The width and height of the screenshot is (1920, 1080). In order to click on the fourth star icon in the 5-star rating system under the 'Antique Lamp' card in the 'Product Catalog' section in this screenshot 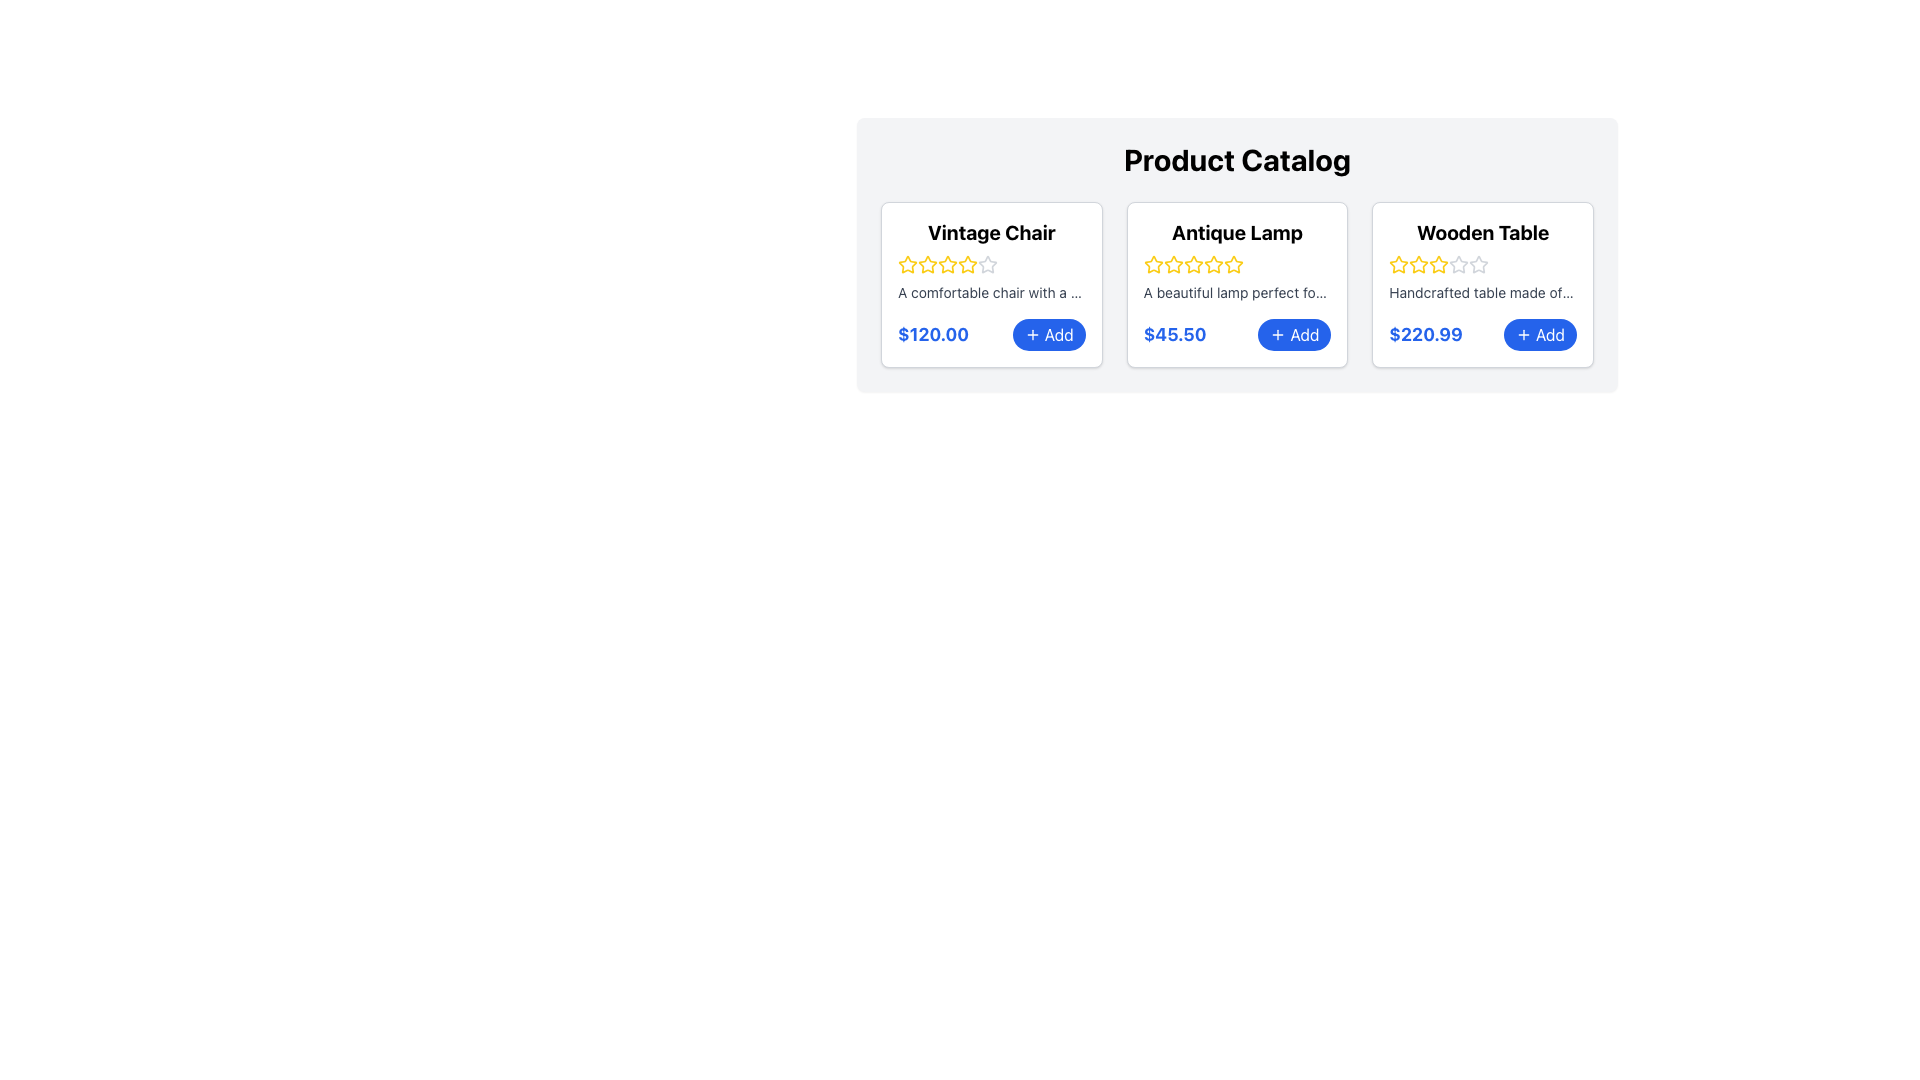, I will do `click(1232, 264)`.